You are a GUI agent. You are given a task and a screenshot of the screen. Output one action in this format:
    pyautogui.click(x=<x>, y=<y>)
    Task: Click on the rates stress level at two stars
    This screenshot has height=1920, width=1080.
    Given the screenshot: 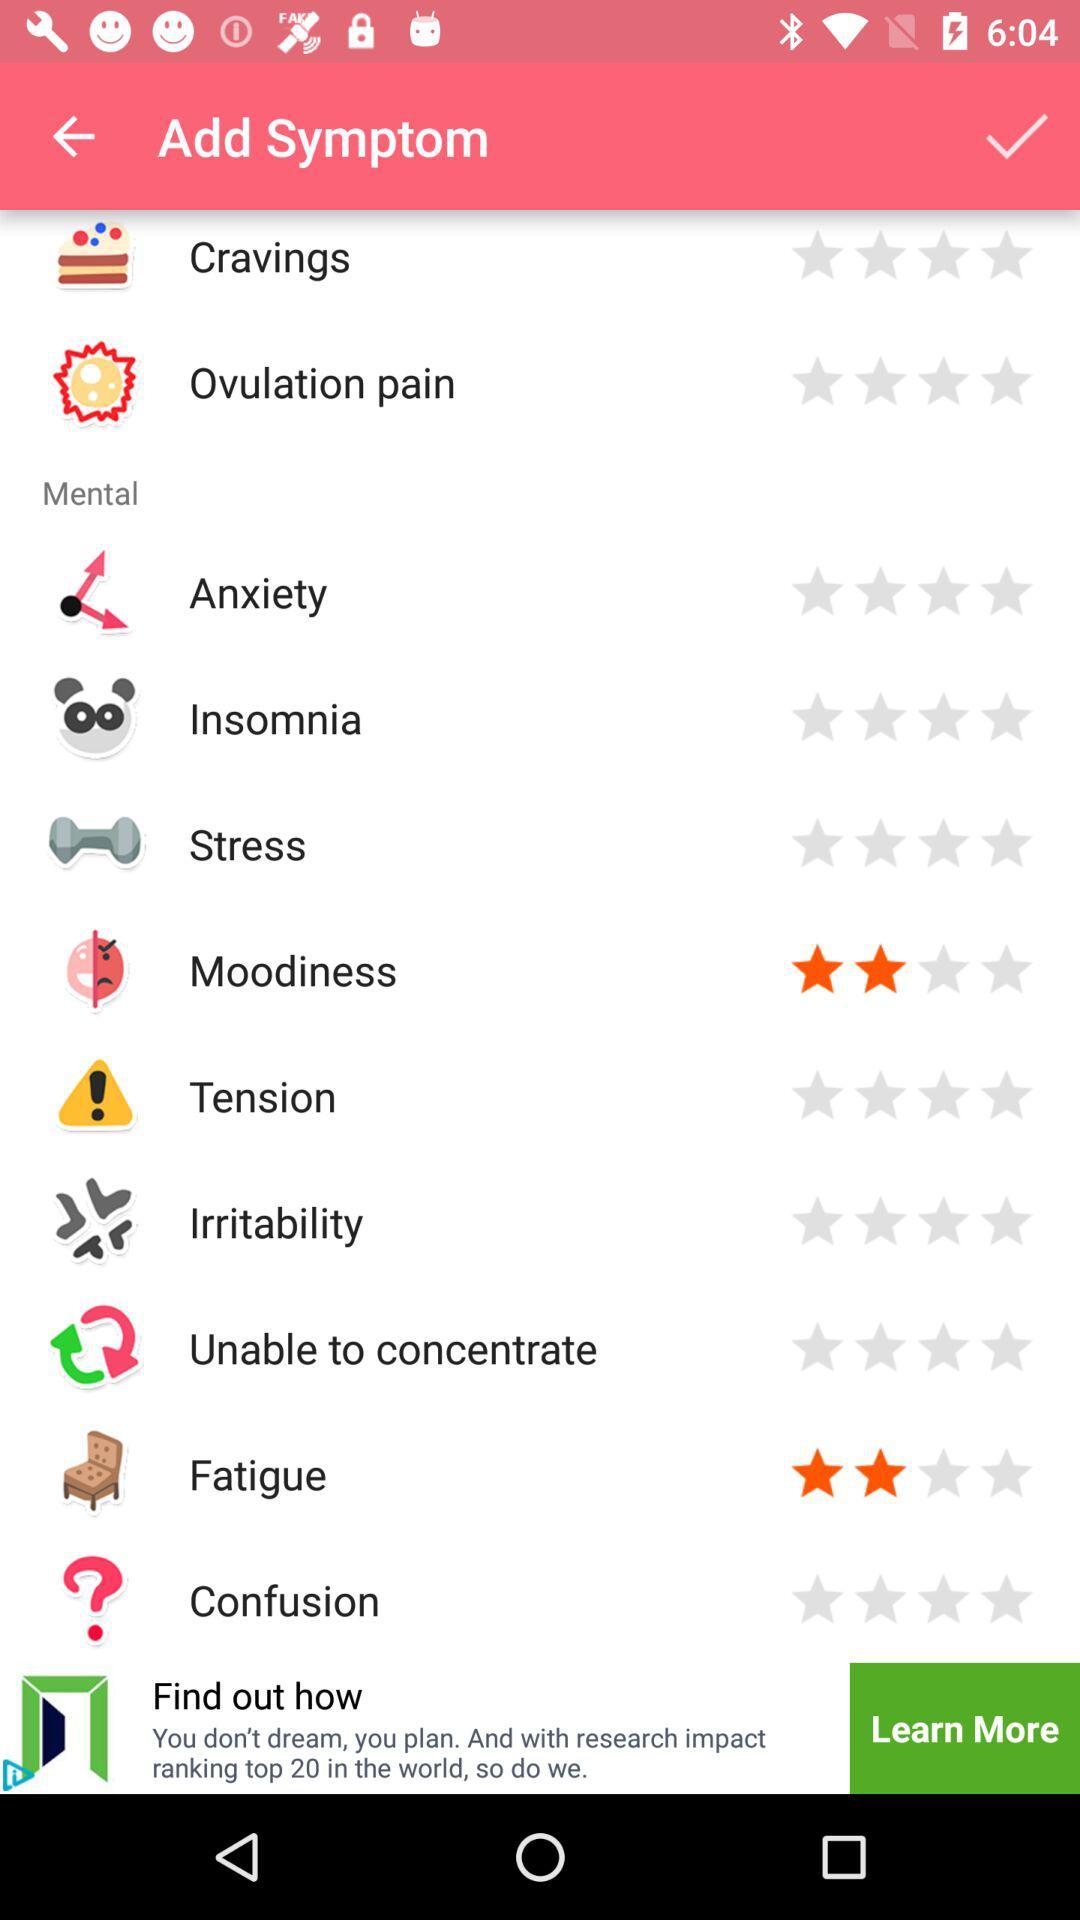 What is the action you would take?
    pyautogui.click(x=879, y=843)
    